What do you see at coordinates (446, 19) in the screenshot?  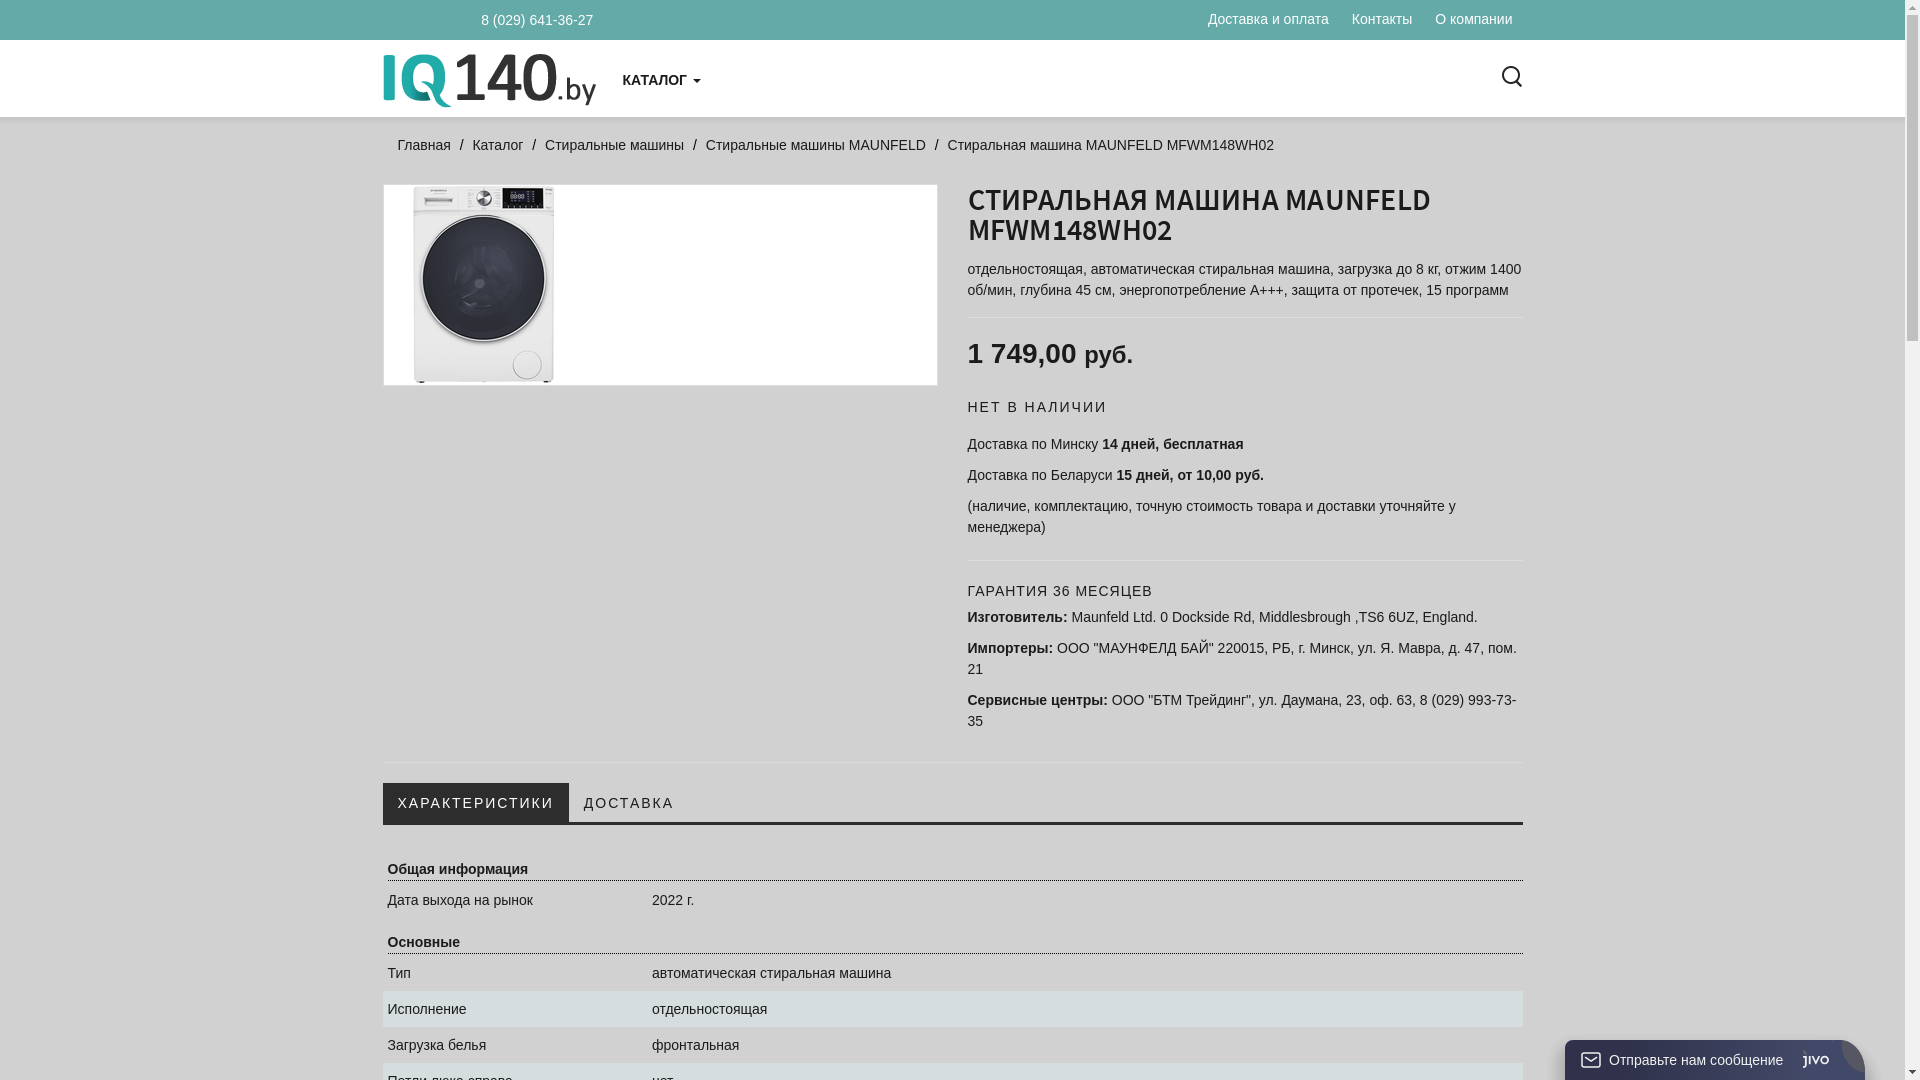 I see `'8 (029) 641-36-27'` at bounding box center [446, 19].